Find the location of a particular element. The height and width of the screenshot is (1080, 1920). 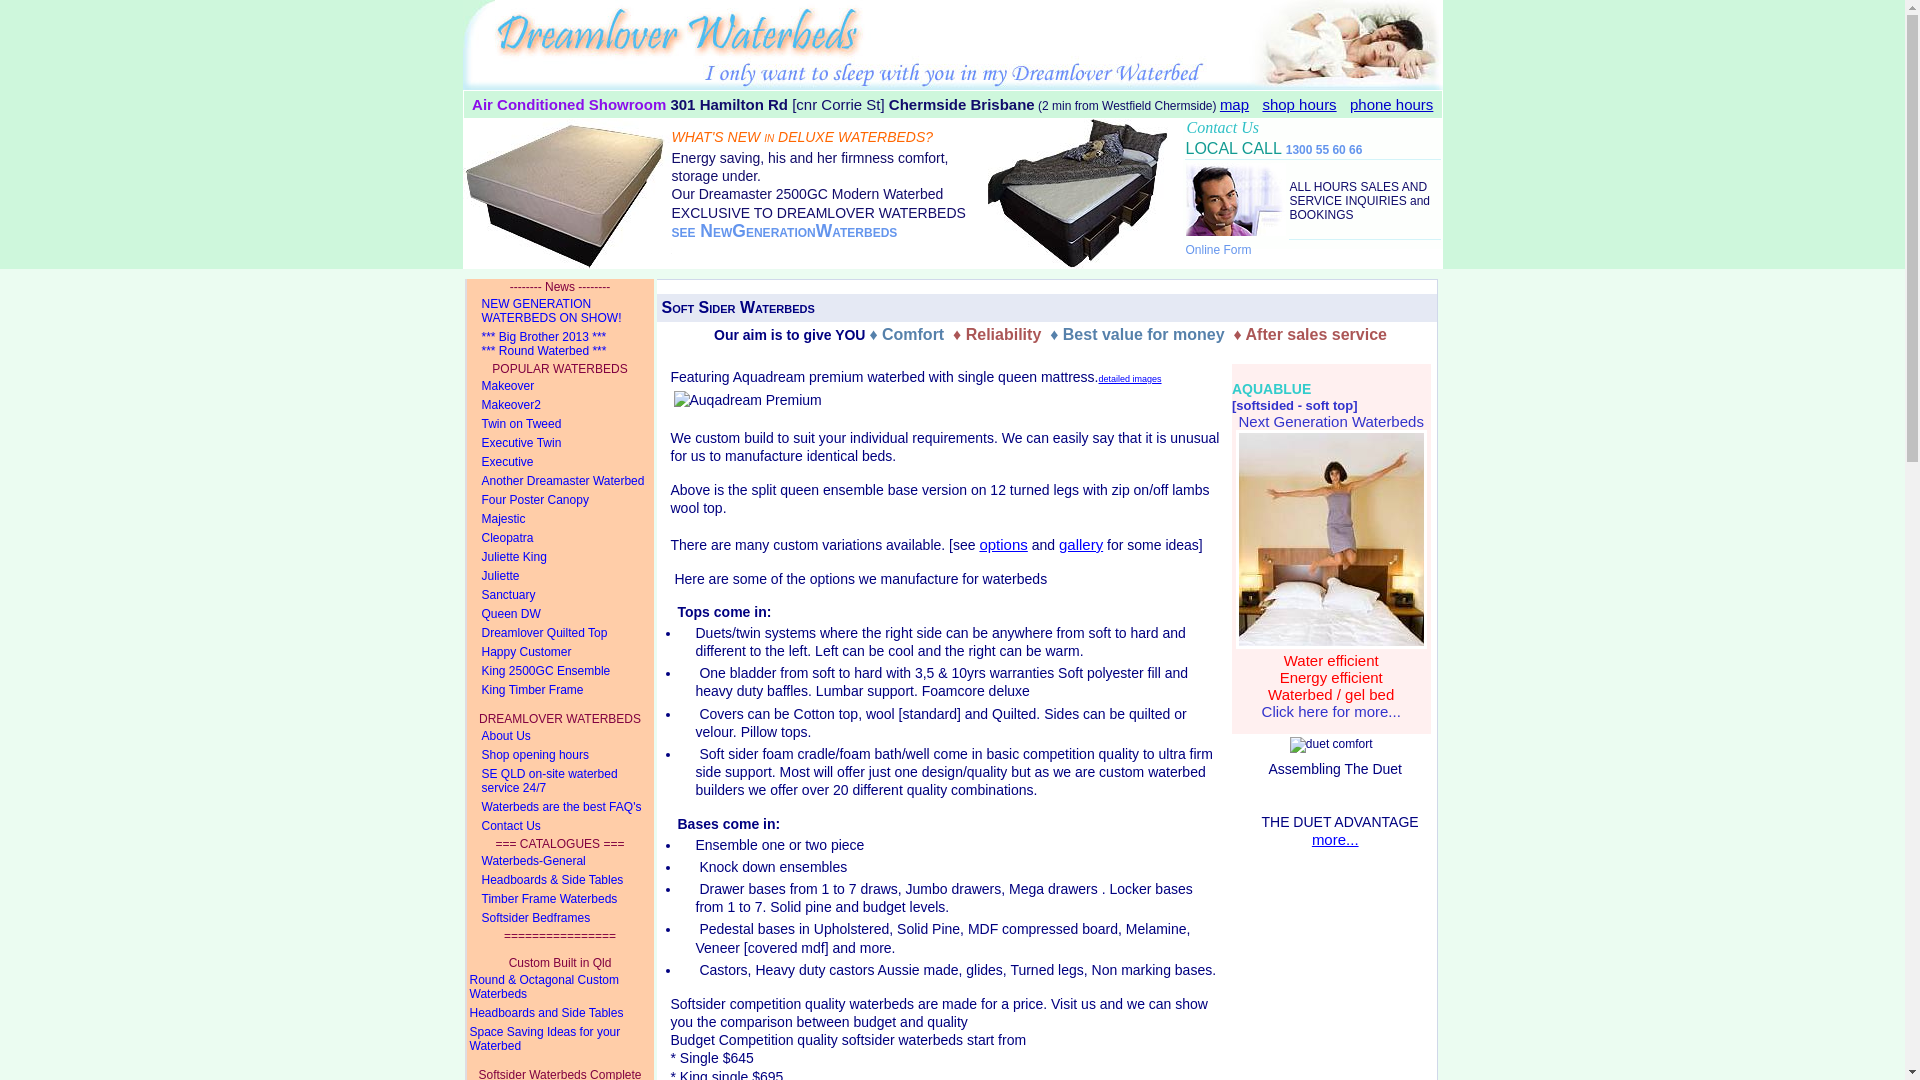

'Waterbeds-General' is located at coordinates (559, 860).